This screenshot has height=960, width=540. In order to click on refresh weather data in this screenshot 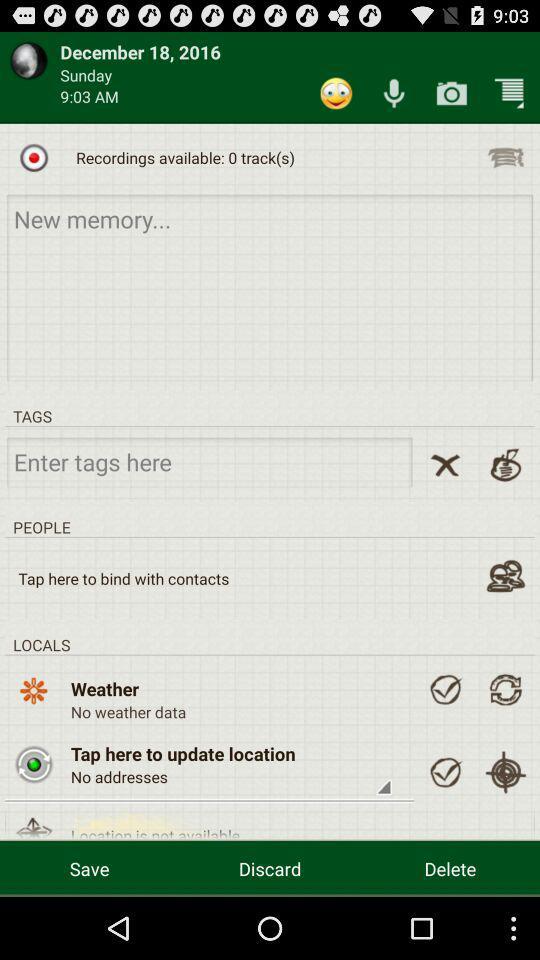, I will do `click(504, 689)`.